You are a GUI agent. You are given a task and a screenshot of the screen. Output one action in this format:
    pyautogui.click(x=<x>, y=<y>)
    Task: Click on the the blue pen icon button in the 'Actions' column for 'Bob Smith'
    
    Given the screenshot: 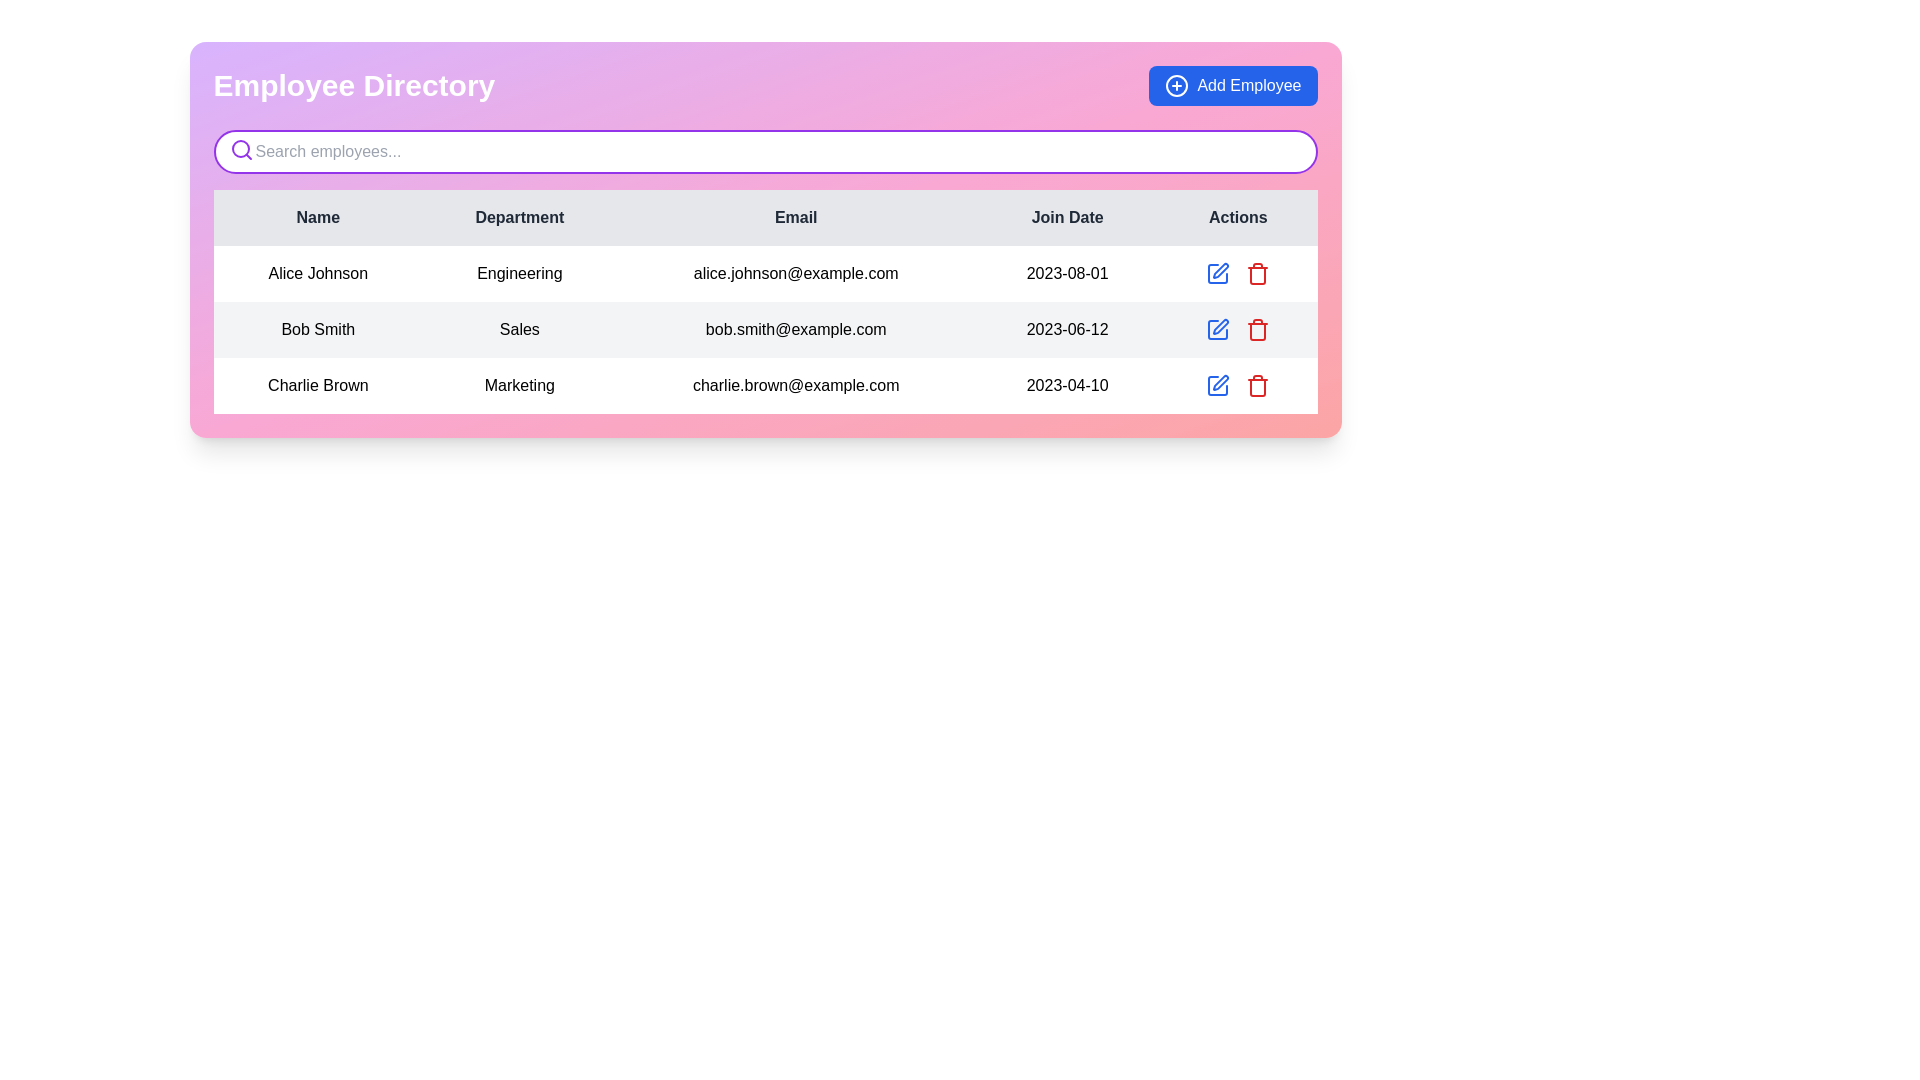 What is the action you would take?
    pyautogui.click(x=1217, y=329)
    